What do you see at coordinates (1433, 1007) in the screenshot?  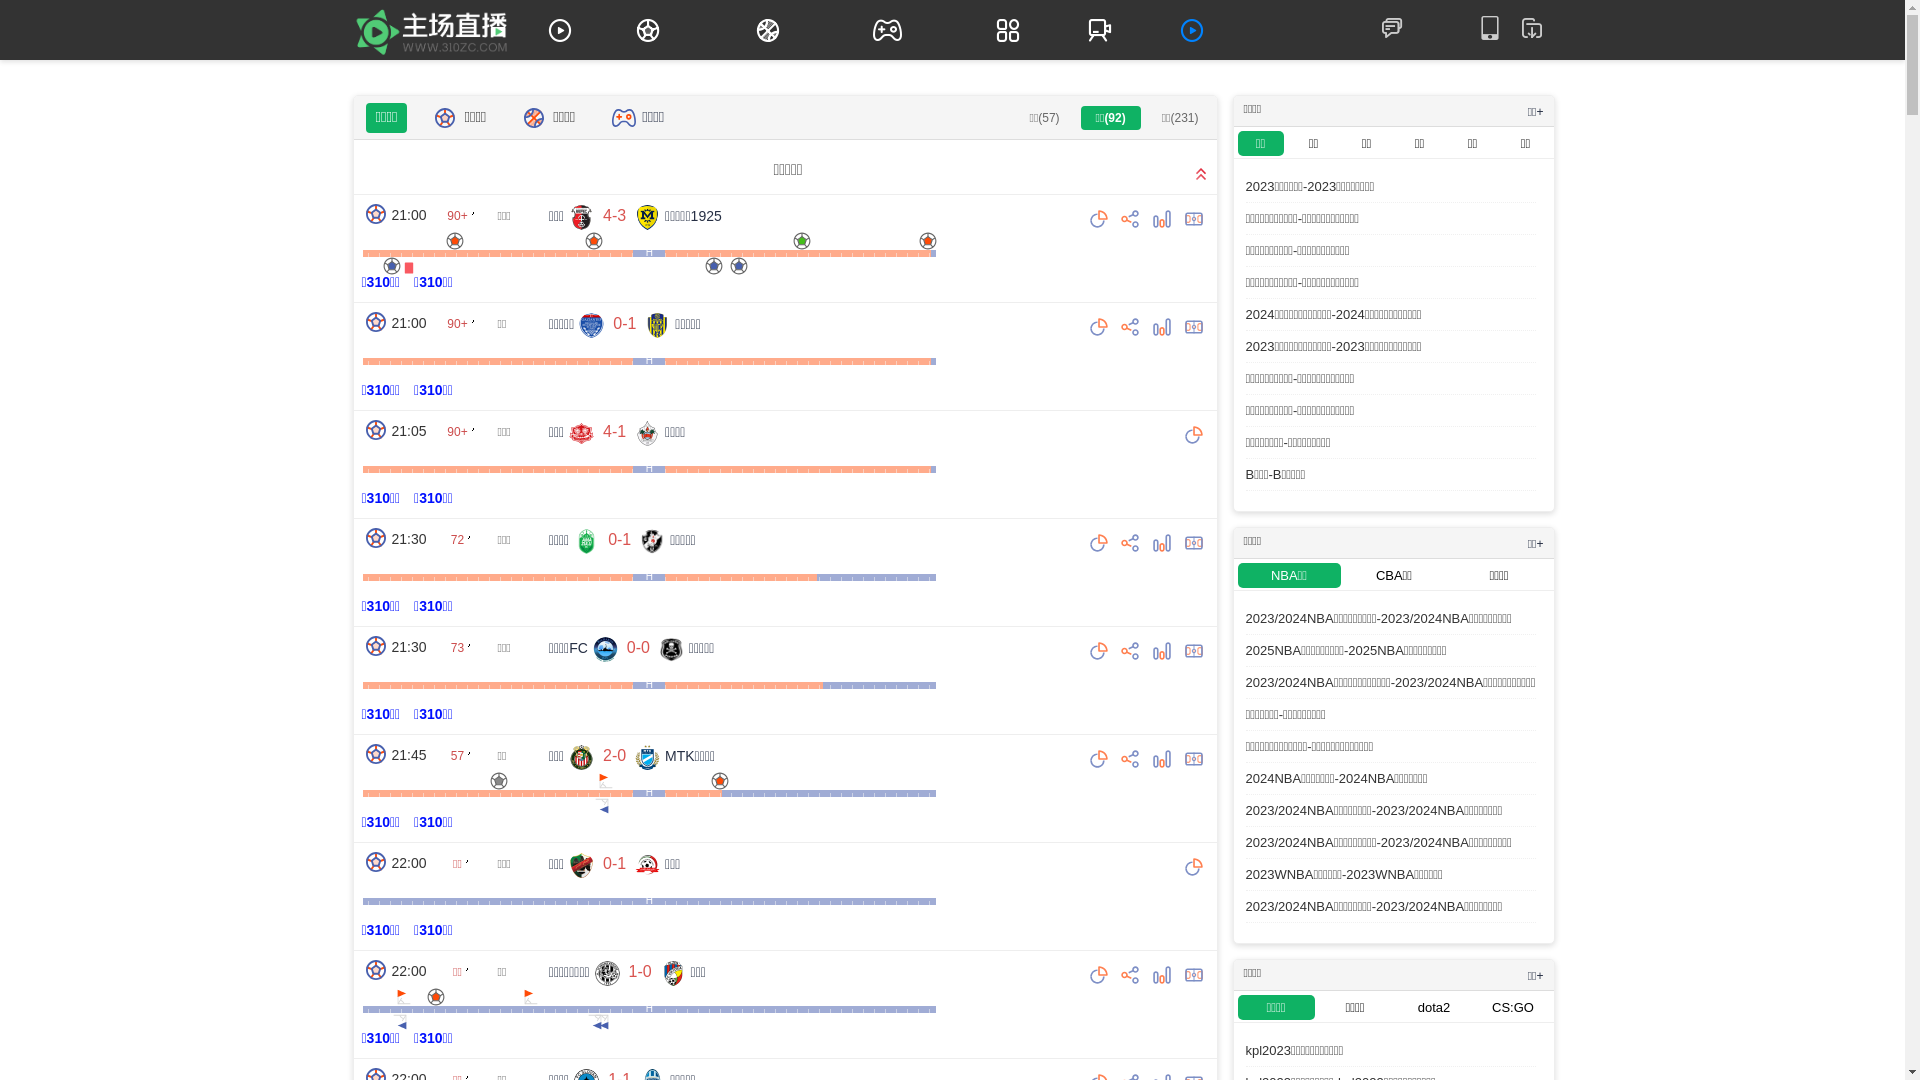 I see `'dota2'` at bounding box center [1433, 1007].